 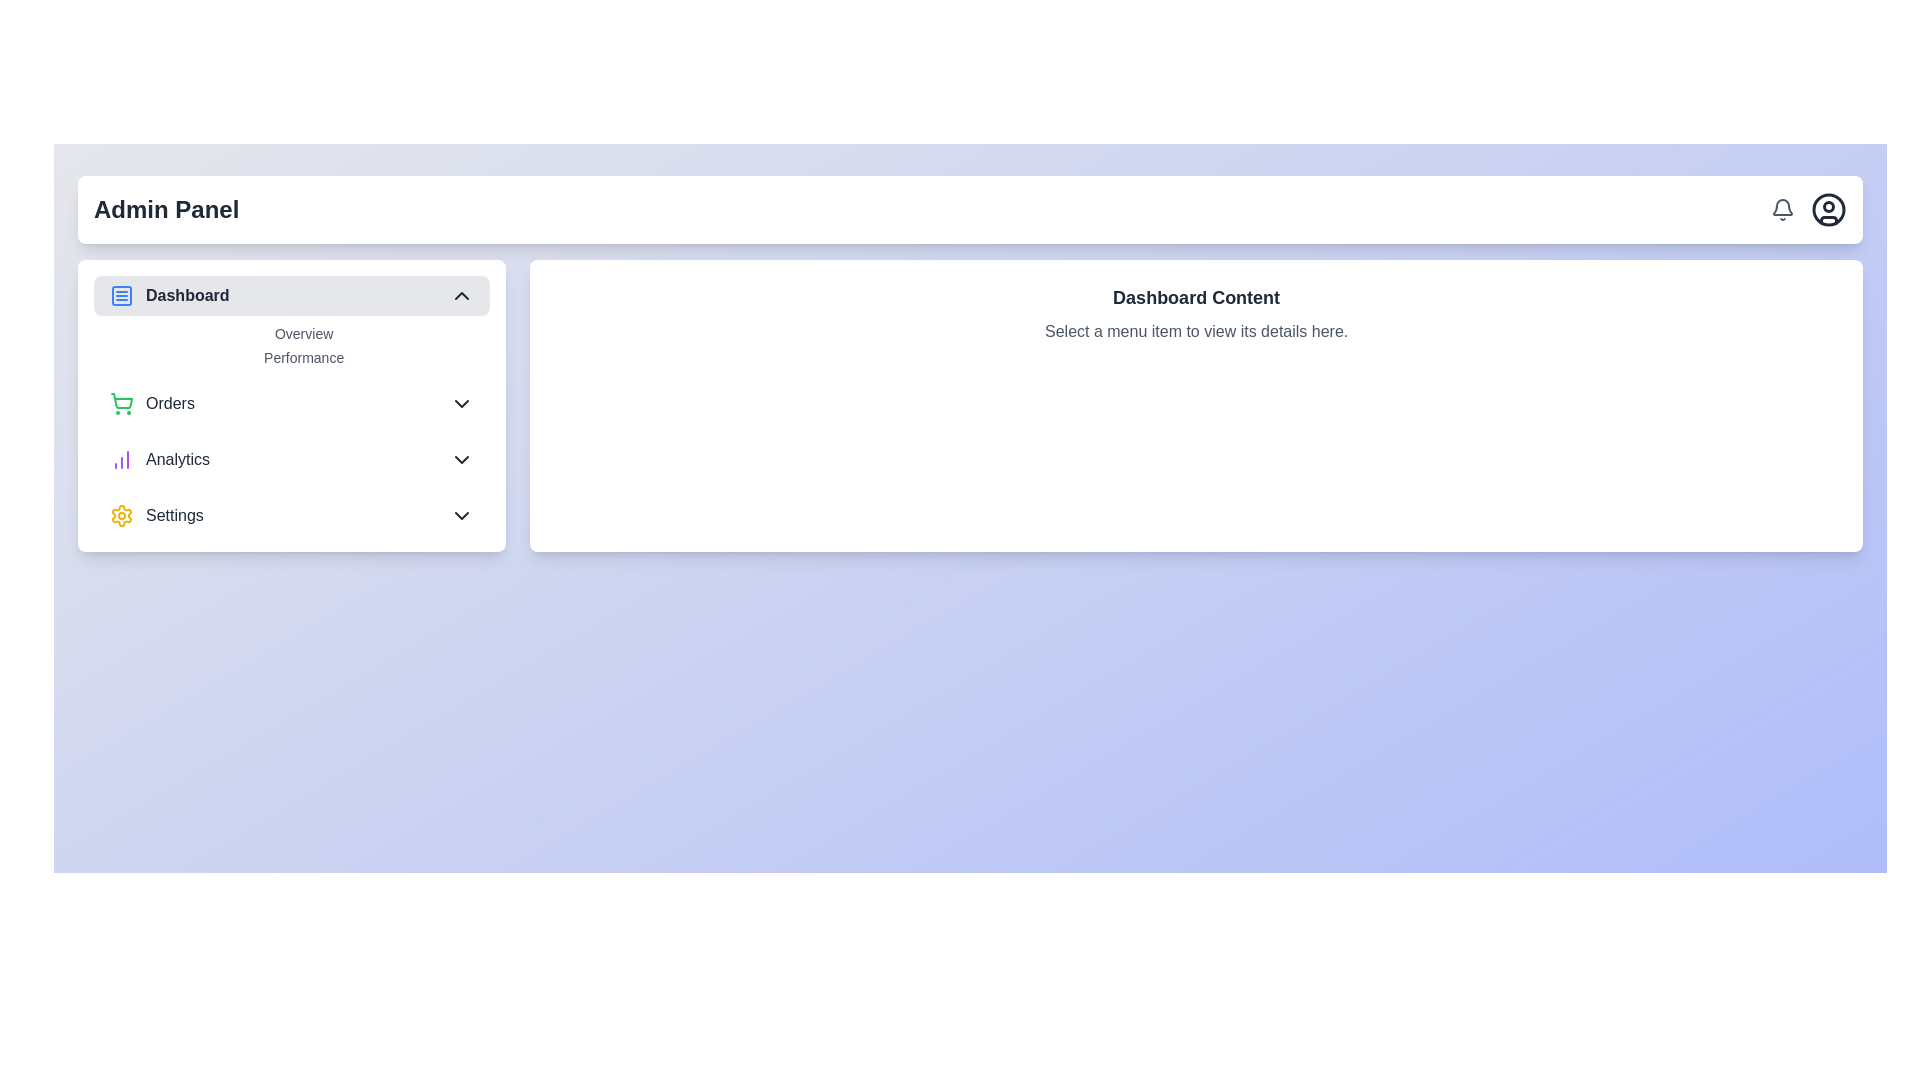 What do you see at coordinates (120, 515) in the screenshot?
I see `the yellow gear-like icon located next to the 'Settings' text in the left-side navigation menu for visual reference` at bounding box center [120, 515].